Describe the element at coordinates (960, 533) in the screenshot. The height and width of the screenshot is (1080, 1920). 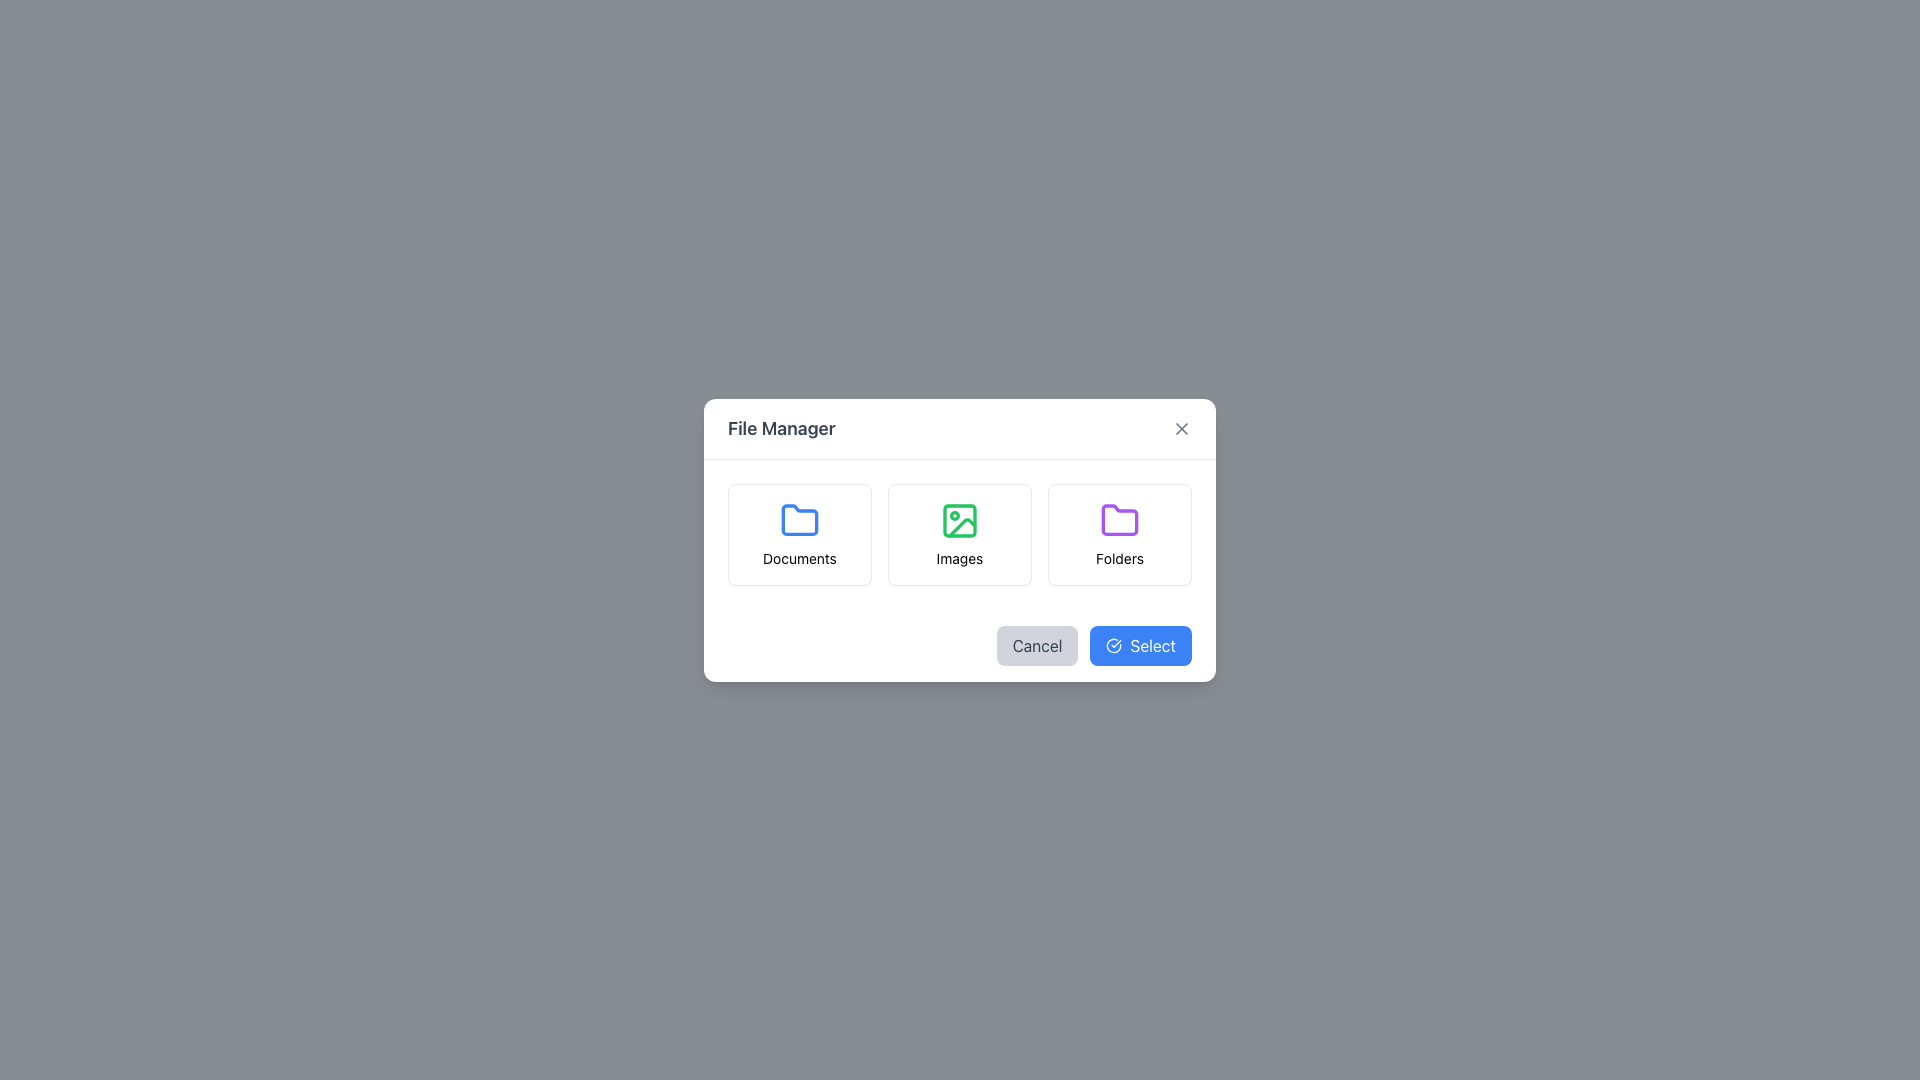
I see `the 'Images' selection button in the file manager interface` at that location.